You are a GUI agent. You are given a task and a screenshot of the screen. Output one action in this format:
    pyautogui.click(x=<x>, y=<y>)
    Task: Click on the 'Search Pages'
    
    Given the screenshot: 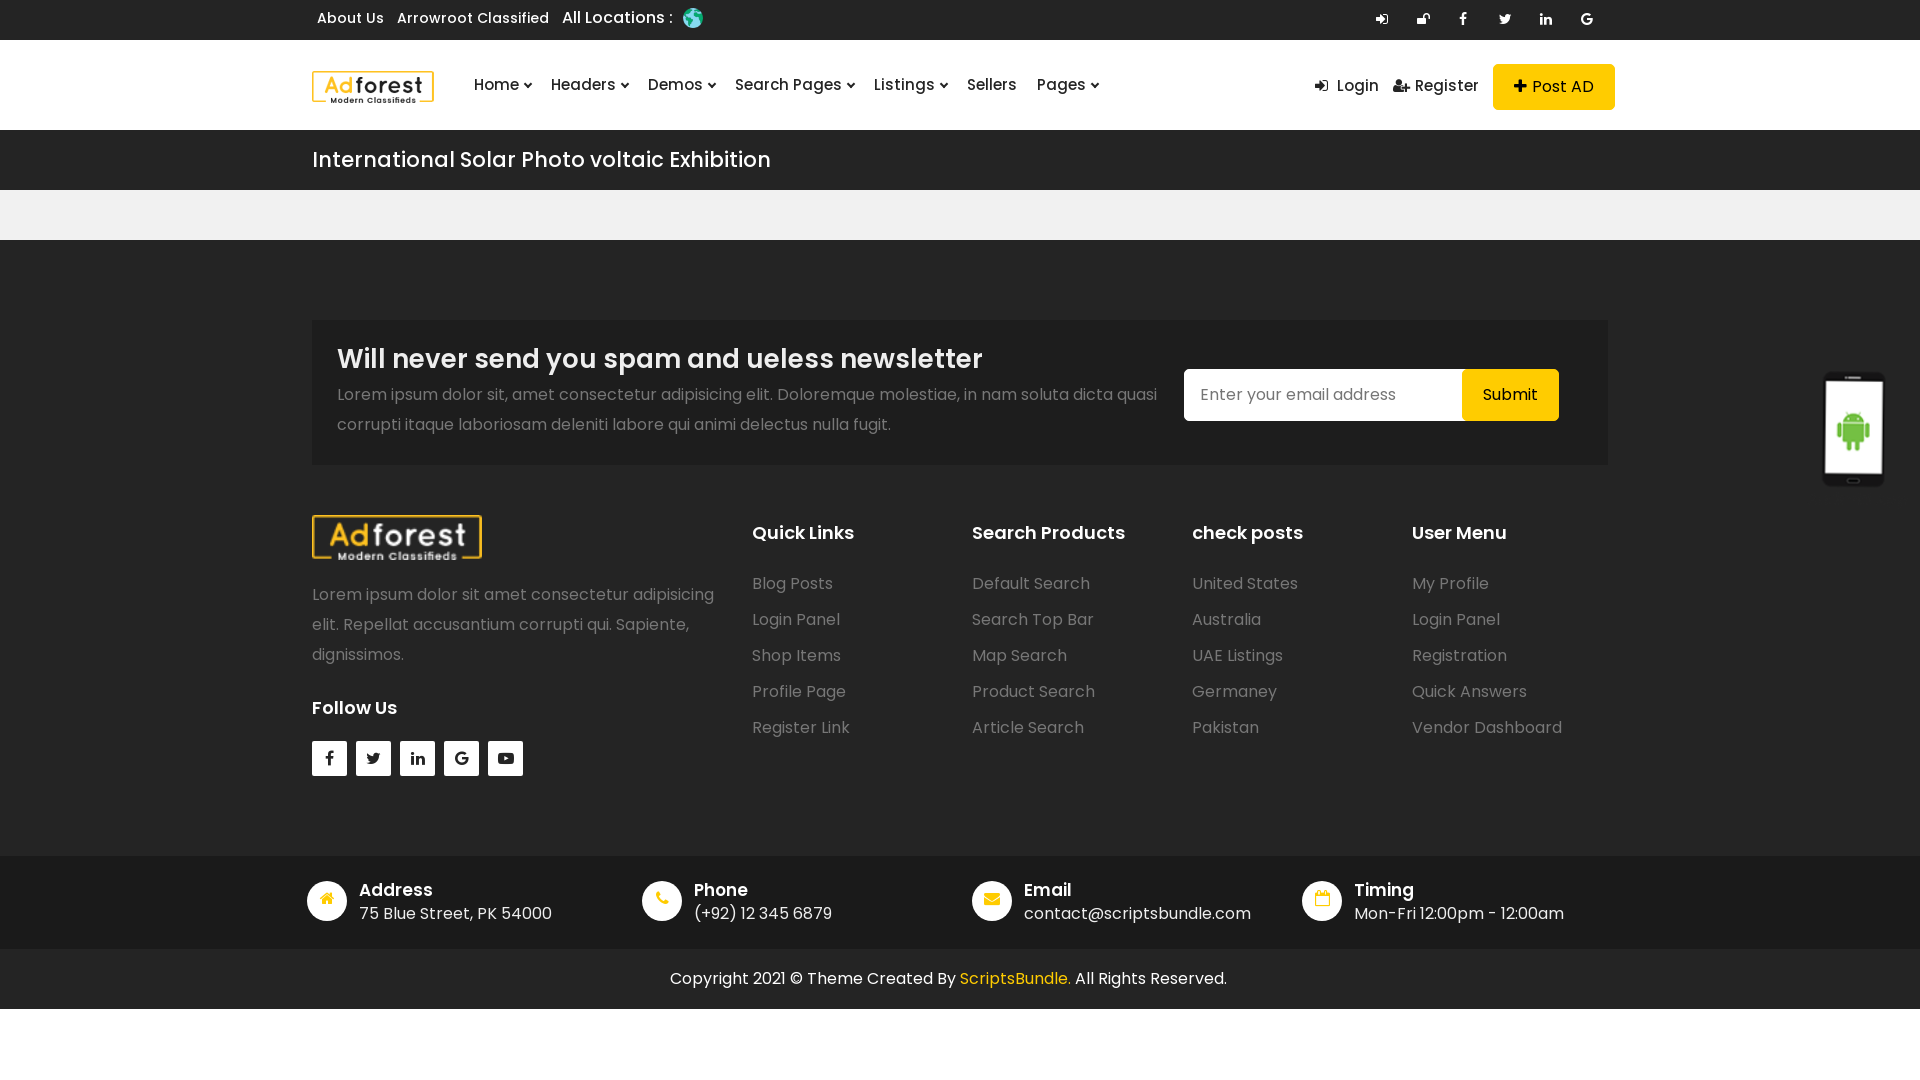 What is the action you would take?
    pyautogui.click(x=723, y=83)
    